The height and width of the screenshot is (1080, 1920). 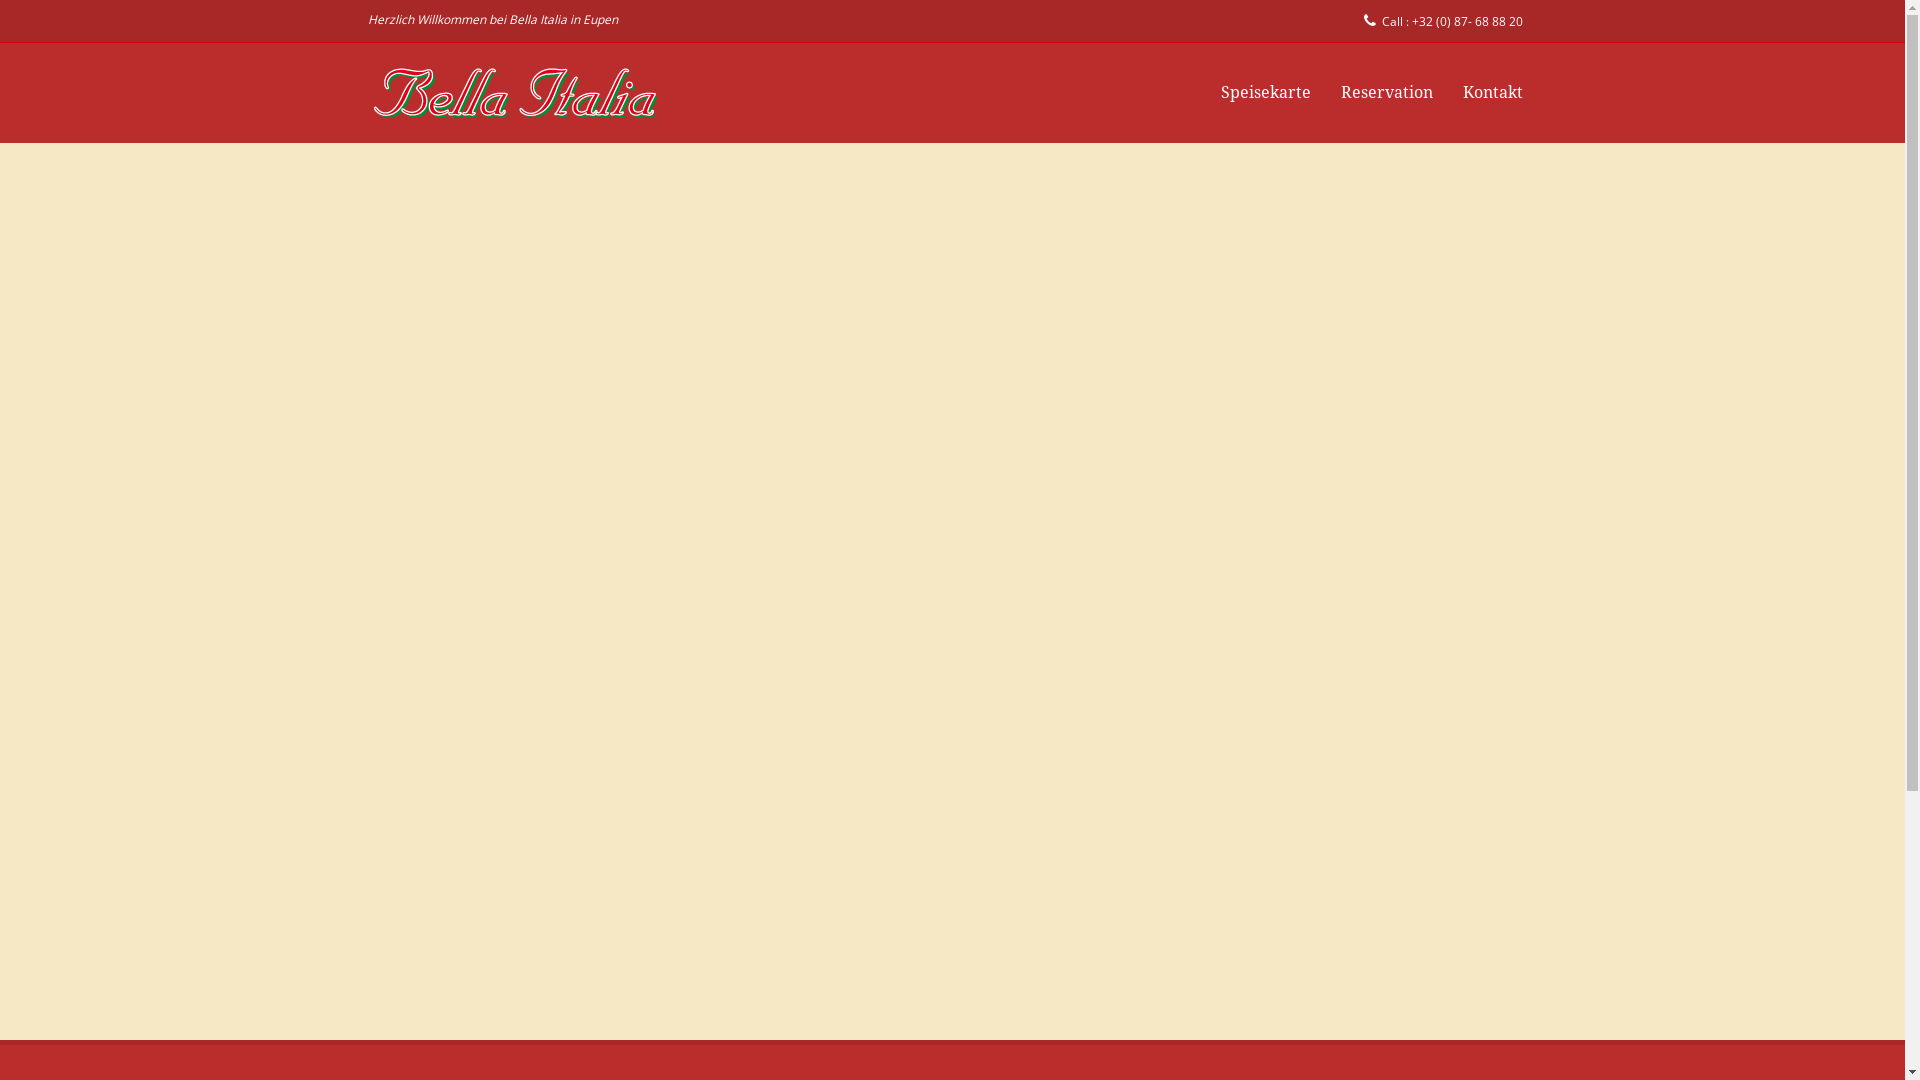 What do you see at coordinates (1386, 91) in the screenshot?
I see `'Reservation'` at bounding box center [1386, 91].